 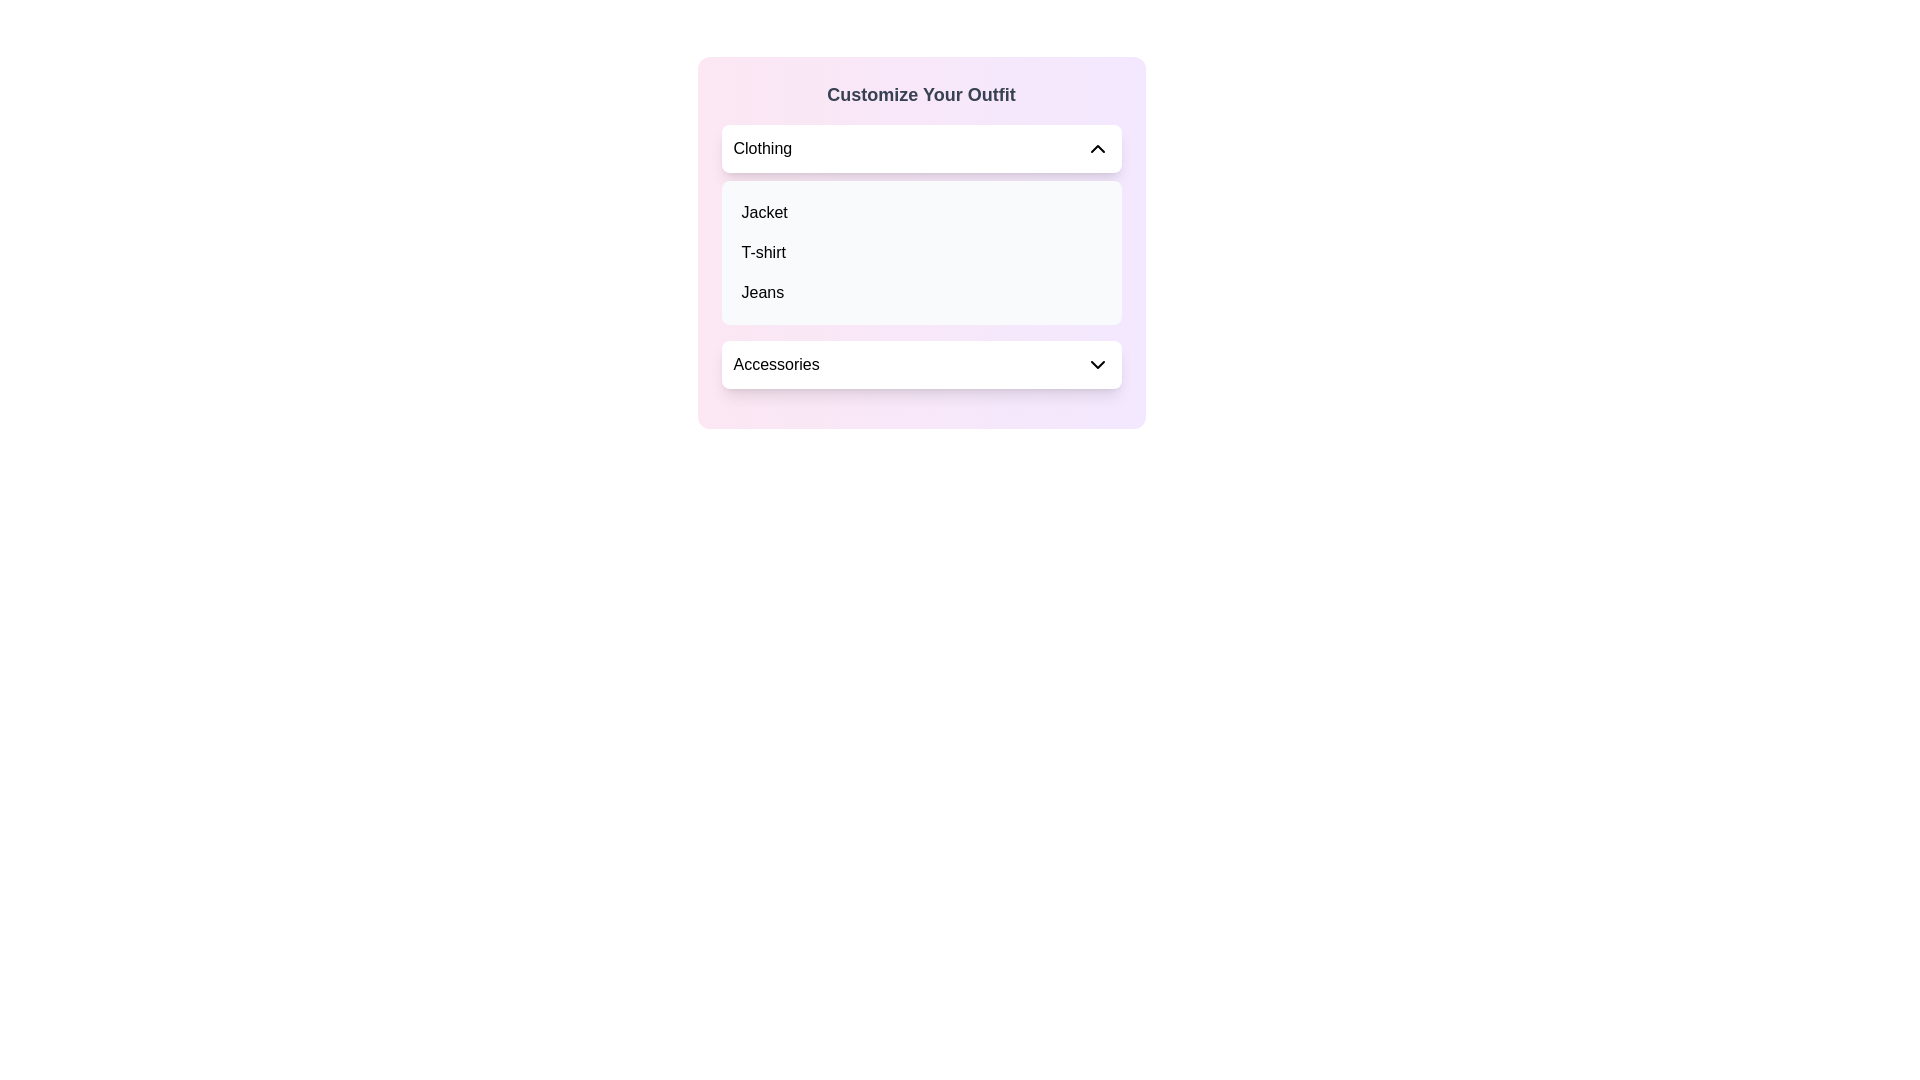 What do you see at coordinates (761, 293) in the screenshot?
I see `the 'Jeans' option in the dropdown list located in the 'Clothing' section of the 'Customize Your Outfit' interface` at bounding box center [761, 293].